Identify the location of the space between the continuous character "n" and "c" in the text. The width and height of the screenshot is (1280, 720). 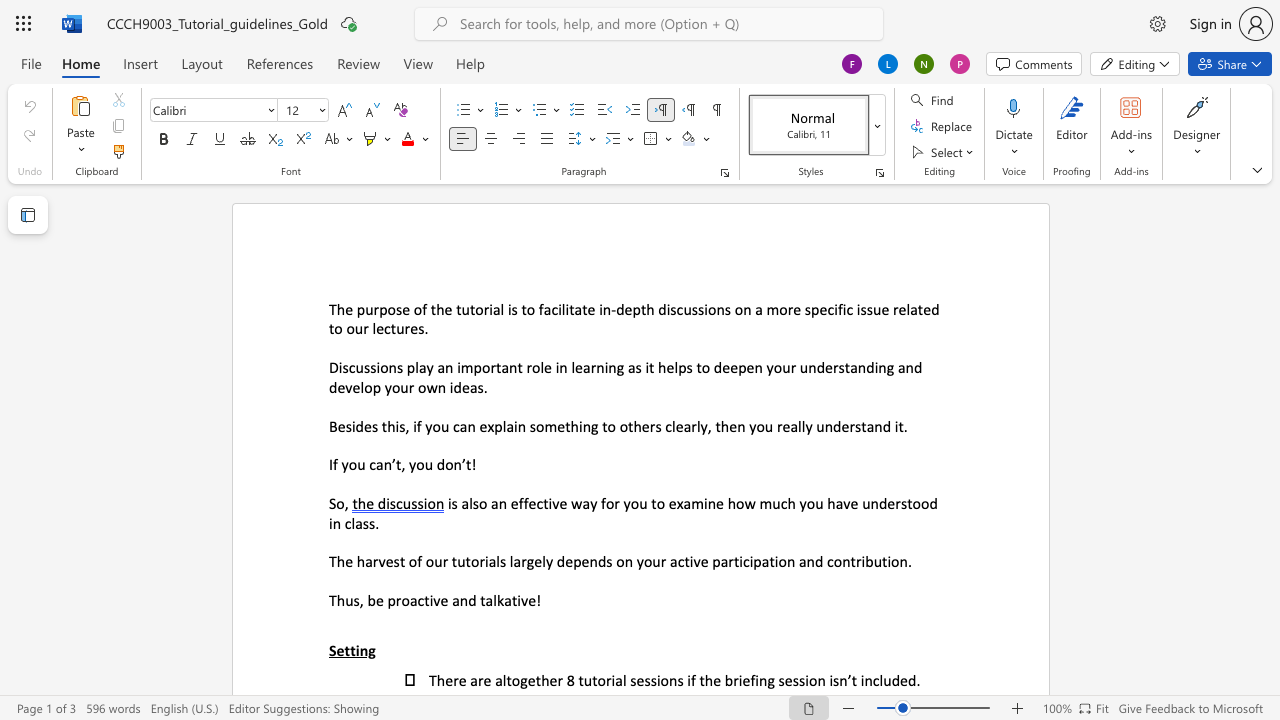
(872, 679).